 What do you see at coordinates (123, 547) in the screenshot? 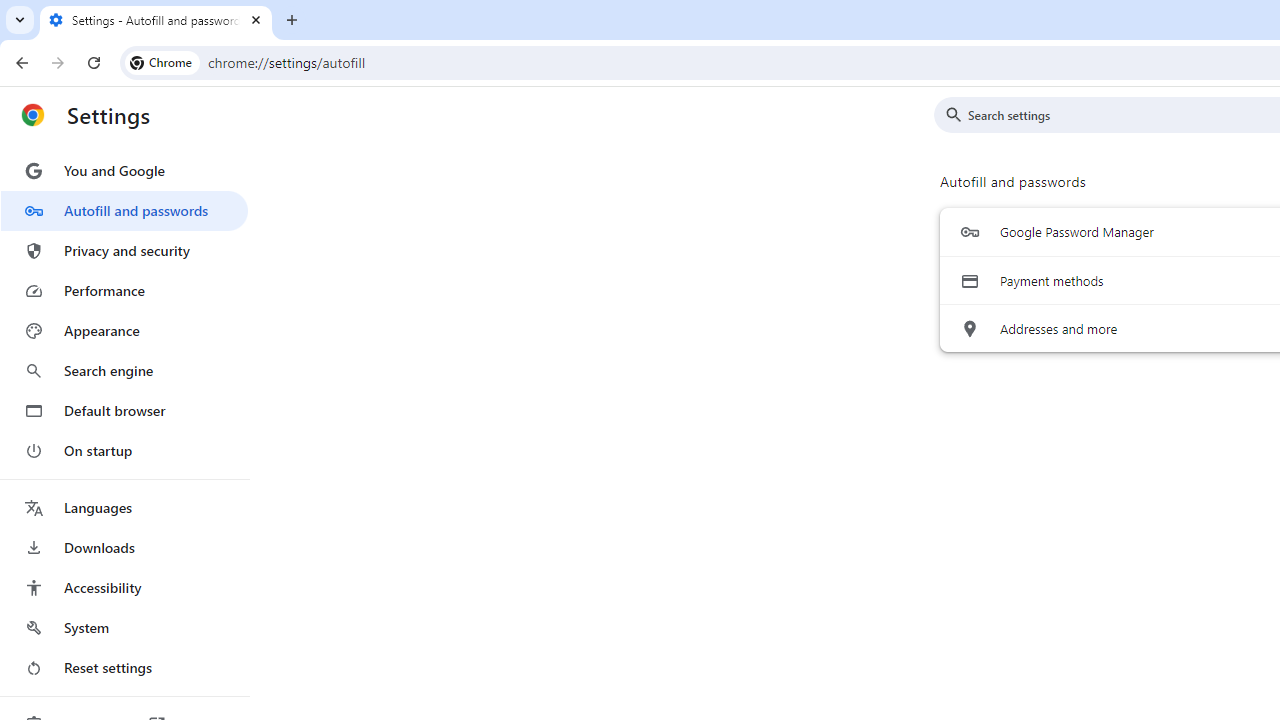
I see `'Downloads'` at bounding box center [123, 547].